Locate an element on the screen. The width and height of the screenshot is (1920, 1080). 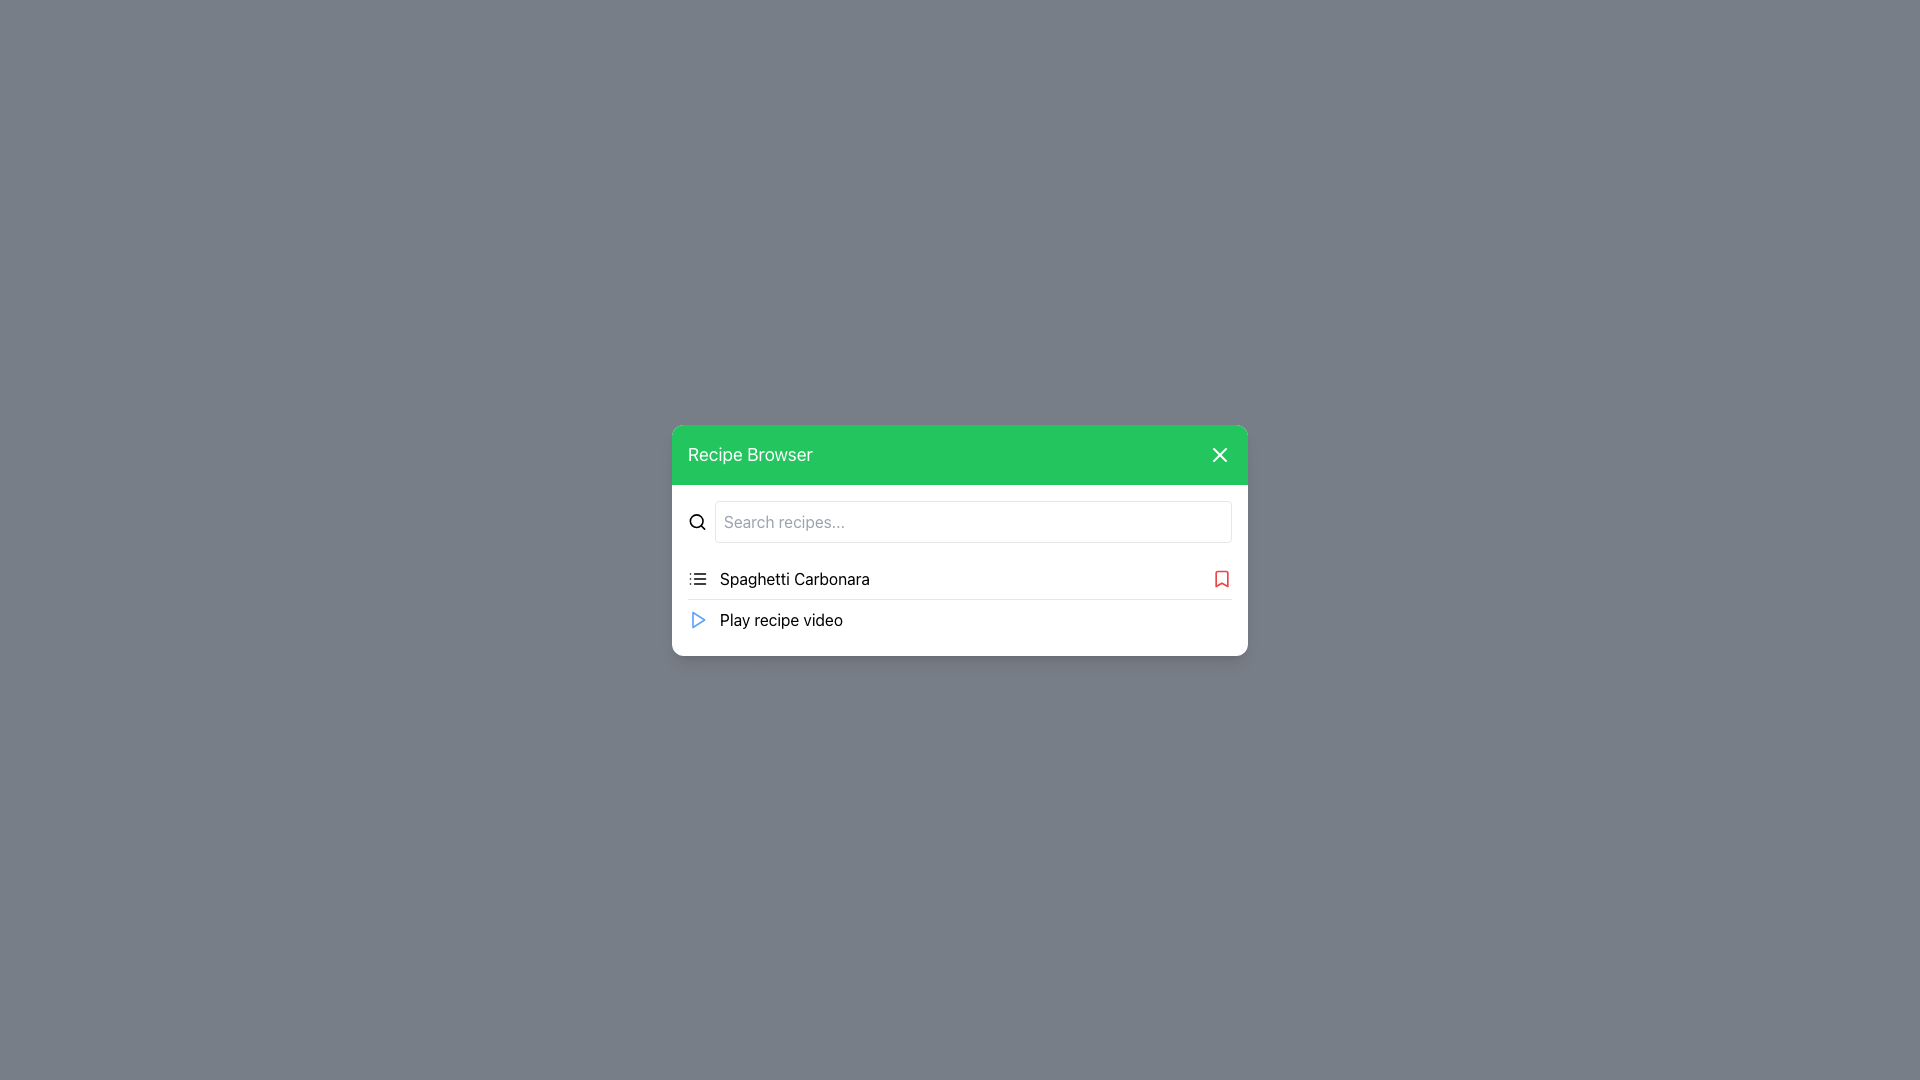
the bookmark icon located on the far right of the second row, adjacent to 'Spaghetti Carbonara' is located at coordinates (1221, 578).